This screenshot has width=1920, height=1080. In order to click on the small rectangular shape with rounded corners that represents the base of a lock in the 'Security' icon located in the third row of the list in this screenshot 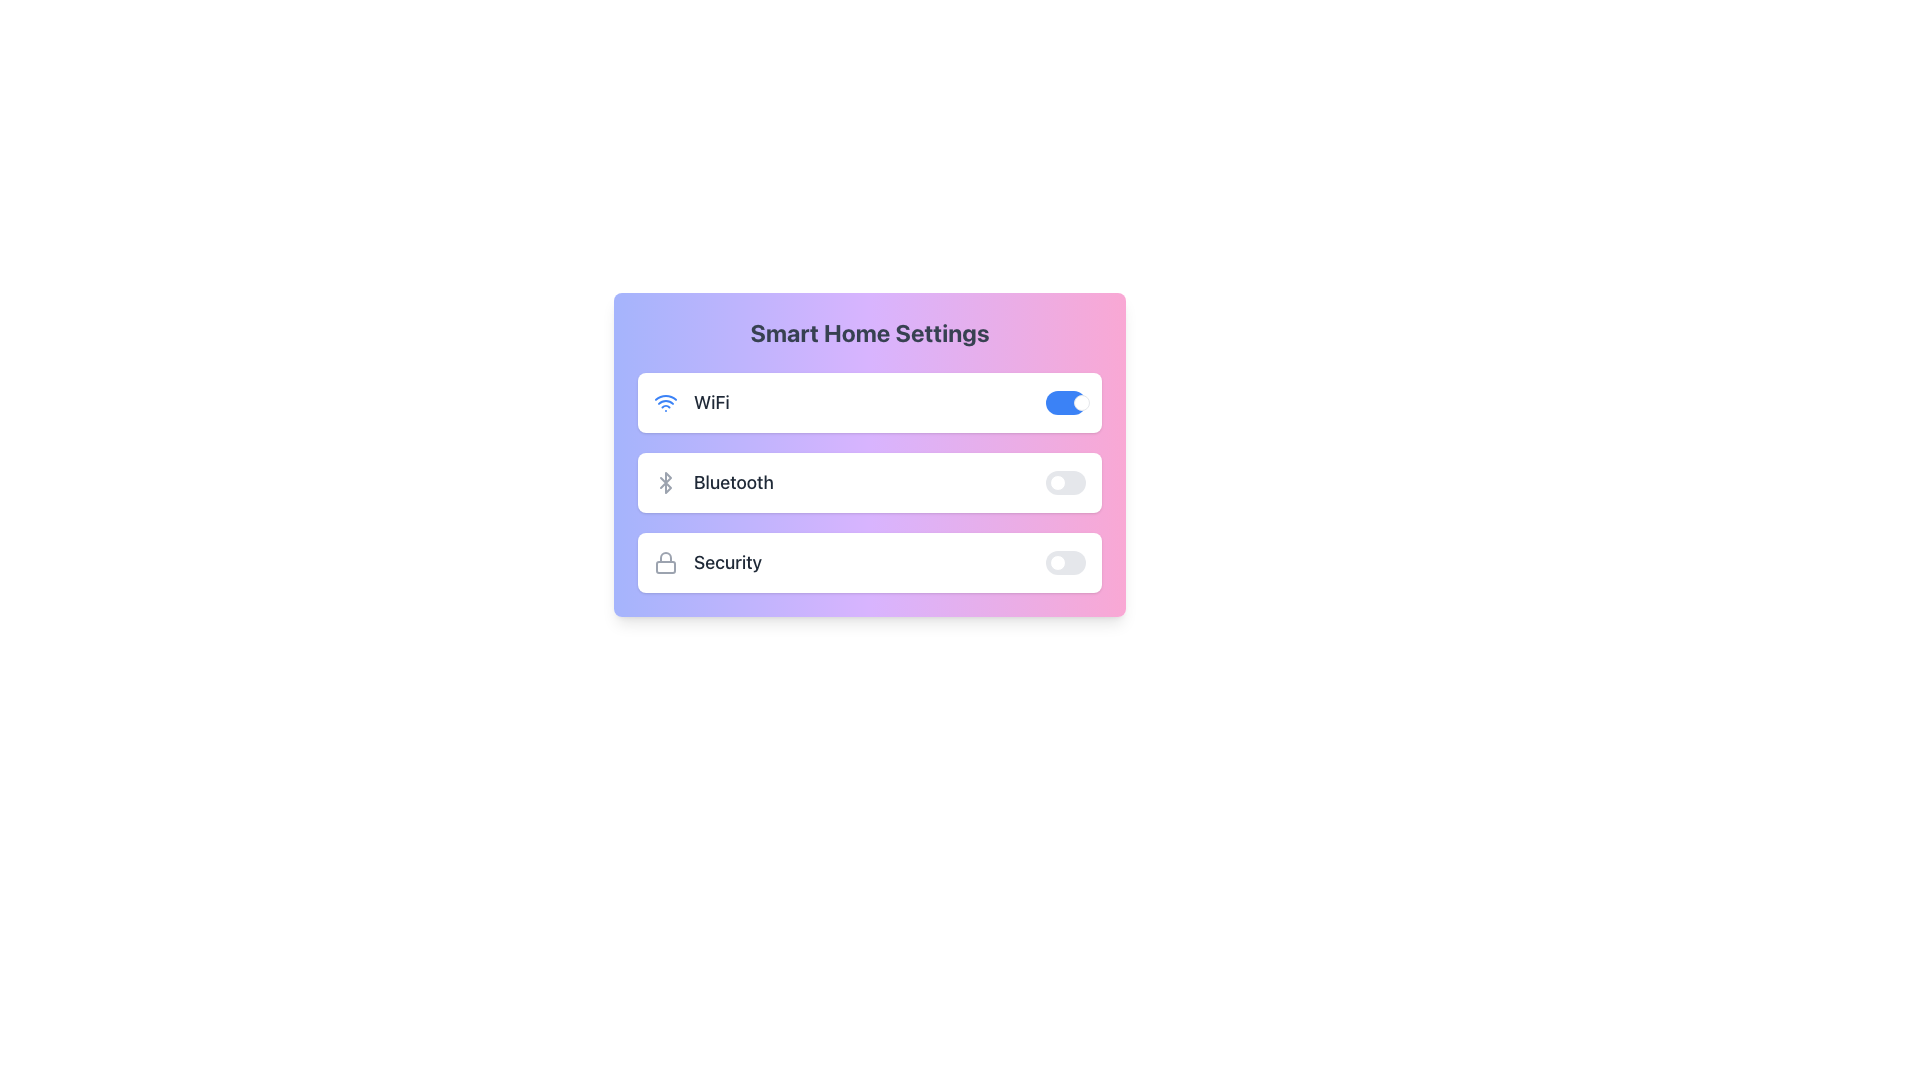, I will do `click(666, 567)`.